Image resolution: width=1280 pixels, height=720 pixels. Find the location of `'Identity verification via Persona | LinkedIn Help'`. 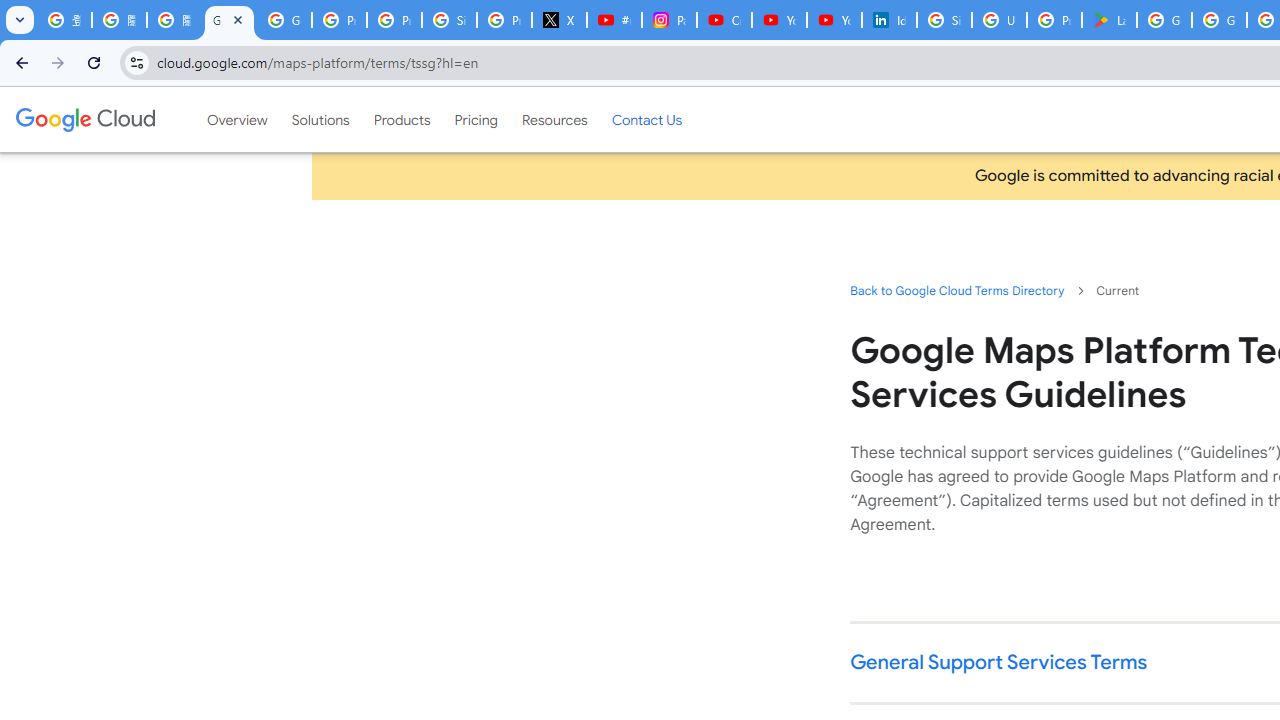

'Identity verification via Persona | LinkedIn Help' is located at coordinates (887, 20).